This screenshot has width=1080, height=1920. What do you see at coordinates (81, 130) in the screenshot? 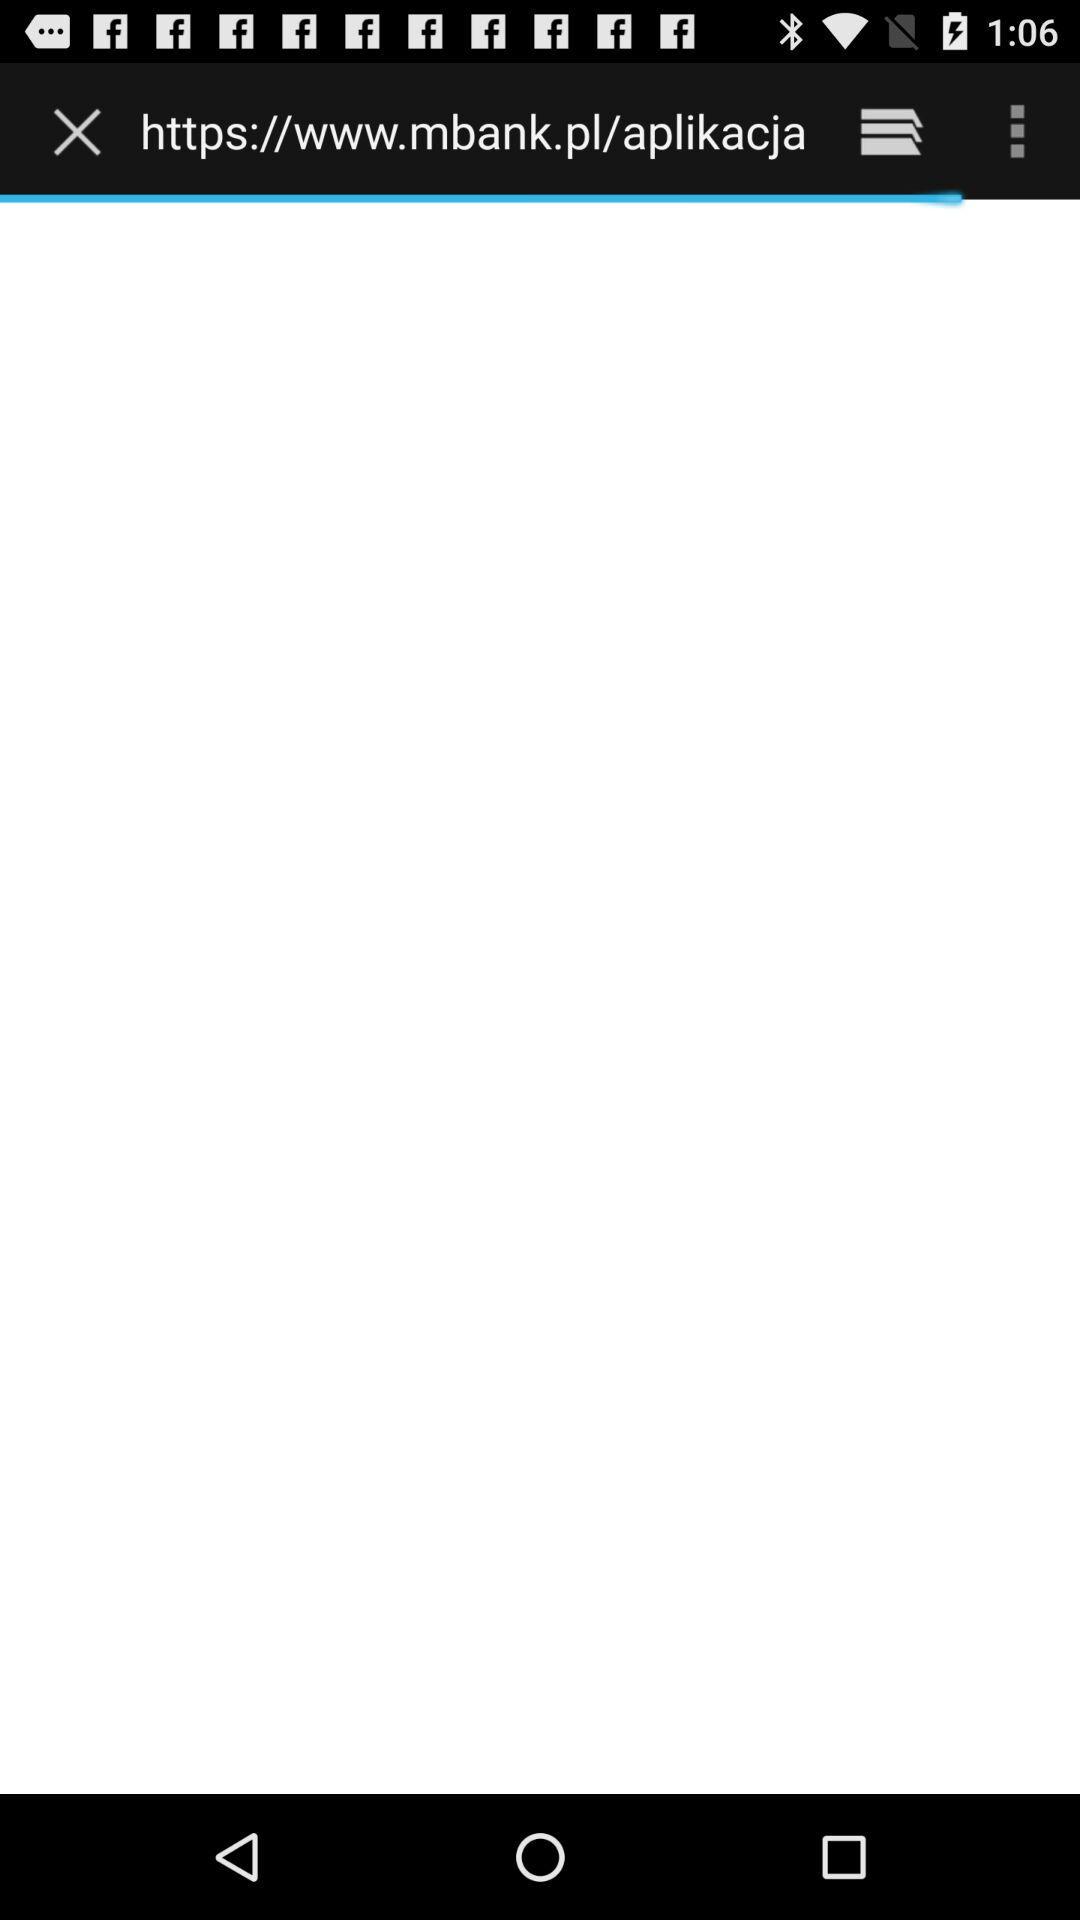
I see `icon at the top left corner` at bounding box center [81, 130].